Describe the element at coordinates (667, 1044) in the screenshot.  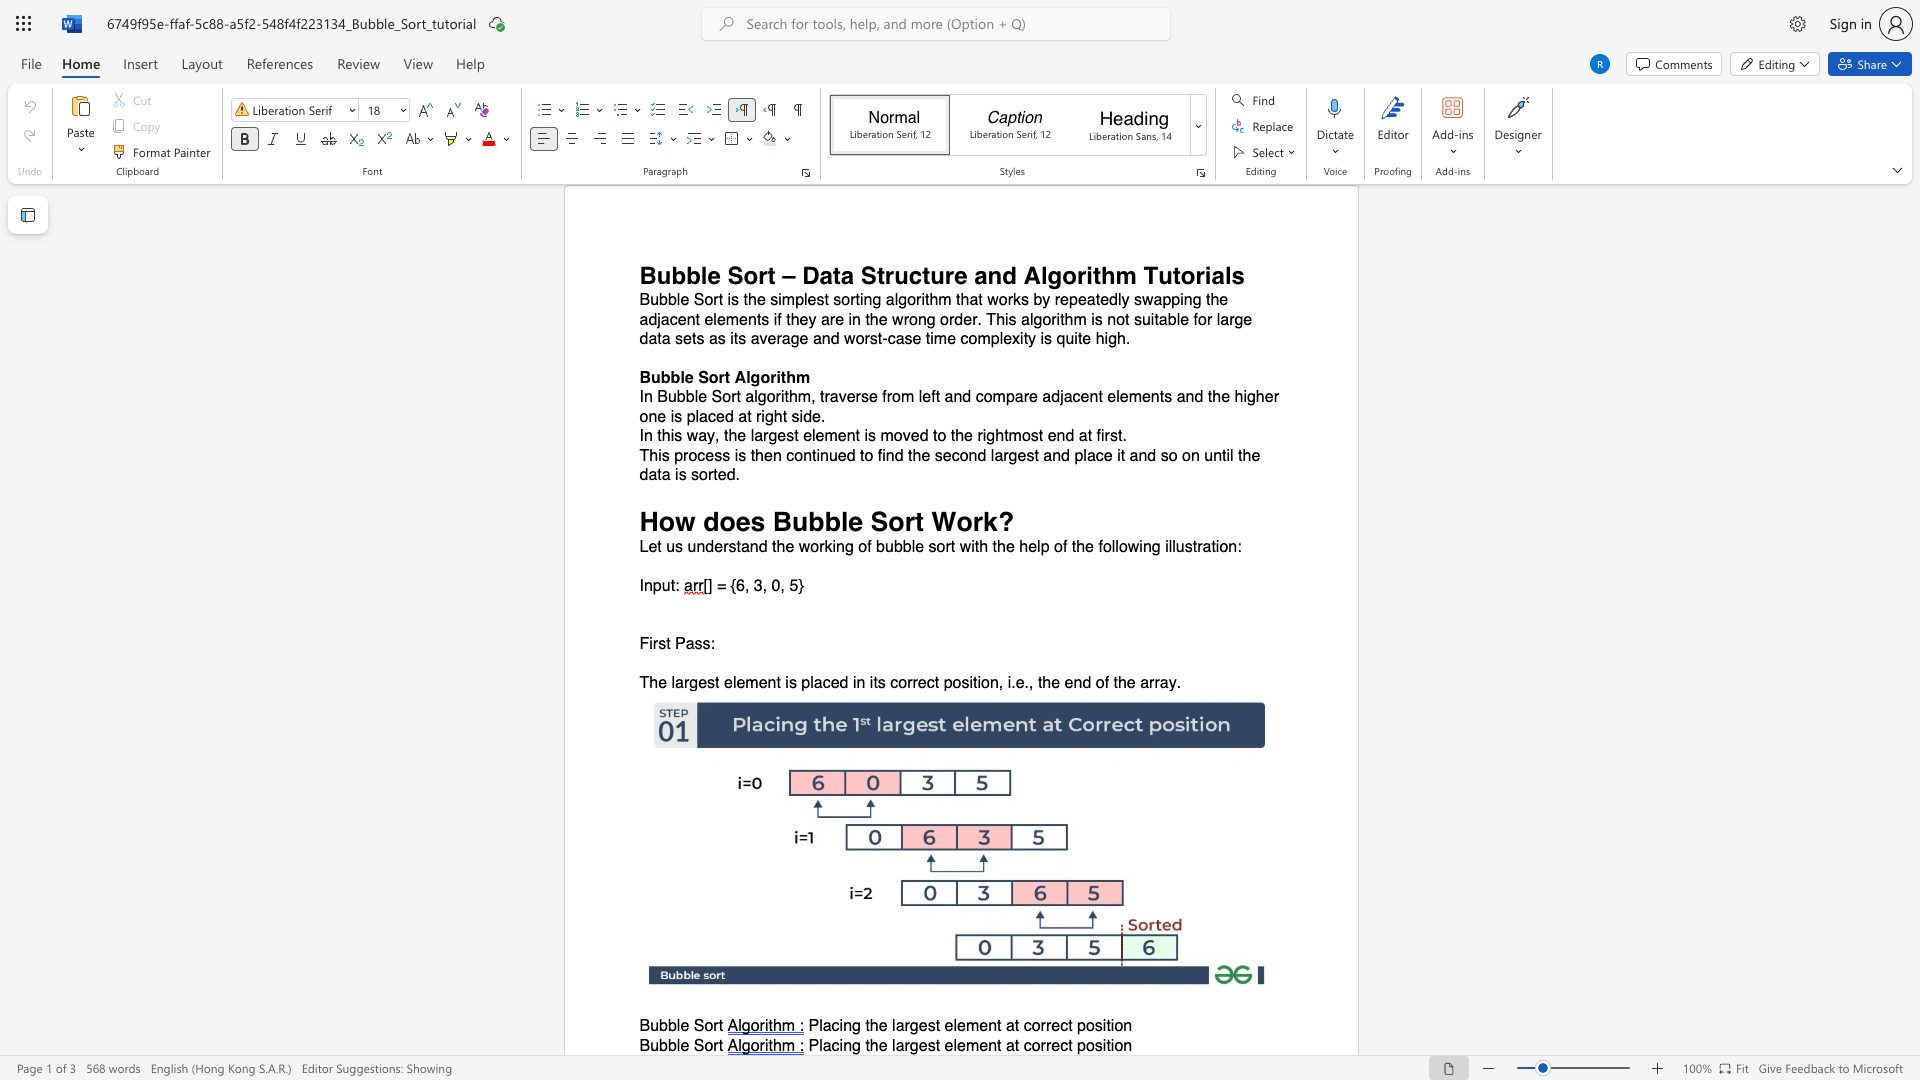
I see `the subset text "ble S" within the text "Bubble Sort"` at that location.